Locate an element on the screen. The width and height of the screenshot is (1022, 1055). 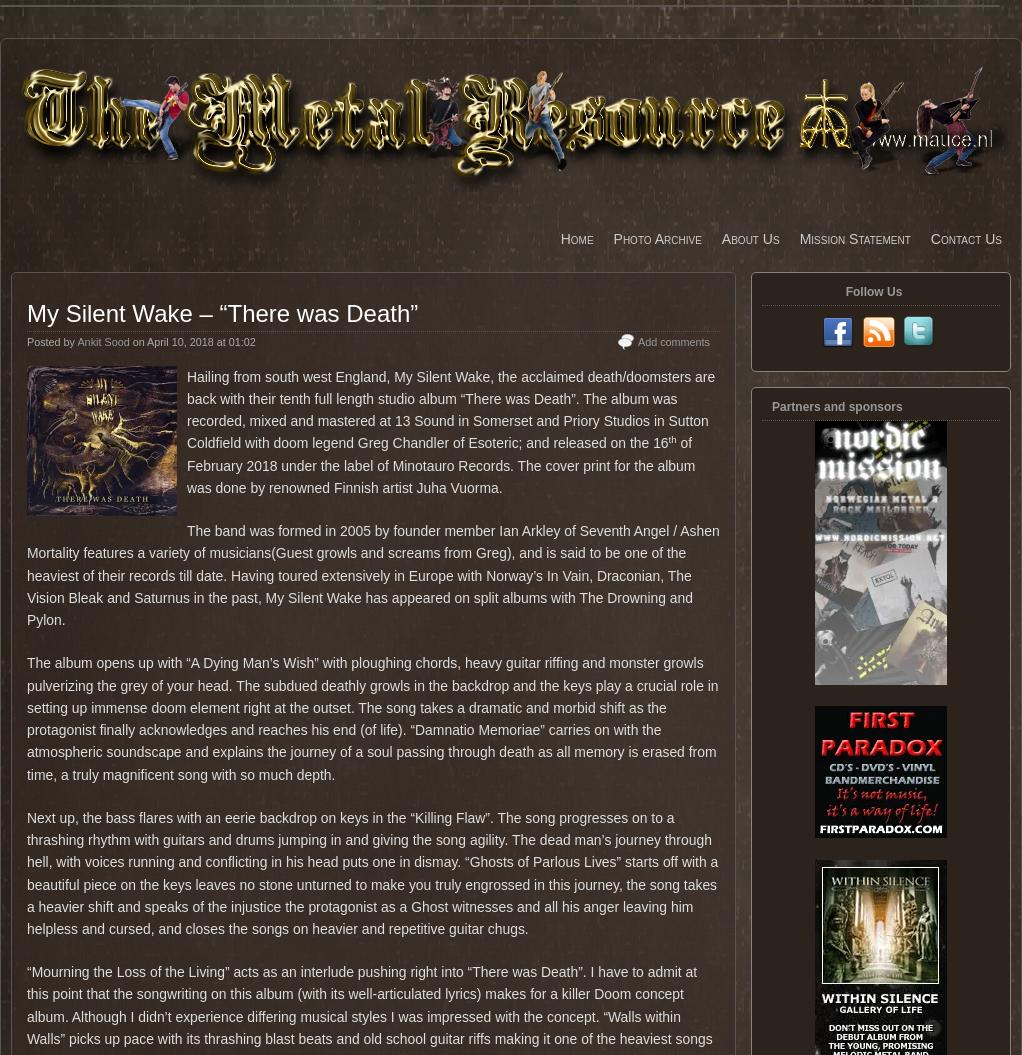
'Ankit Sood' is located at coordinates (102, 341).